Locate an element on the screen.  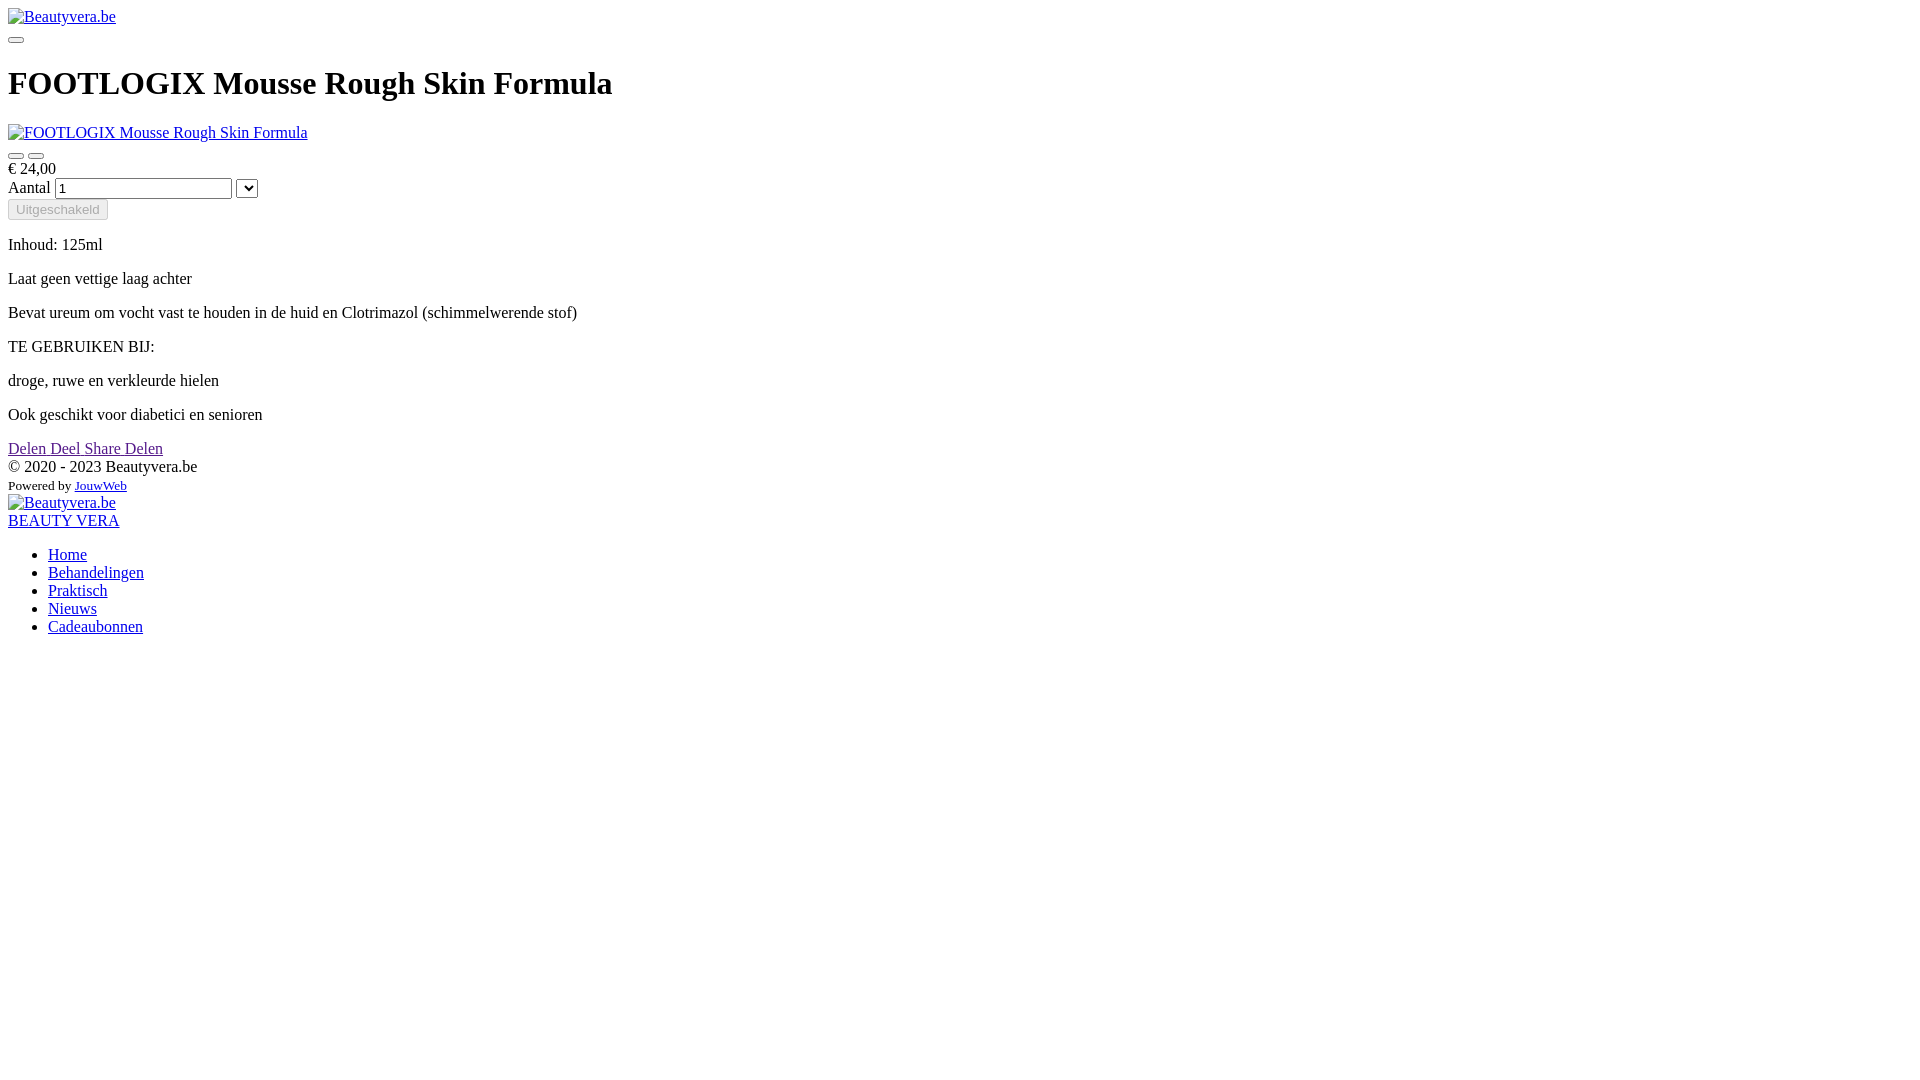
'JouwWeb' is located at coordinates (99, 485).